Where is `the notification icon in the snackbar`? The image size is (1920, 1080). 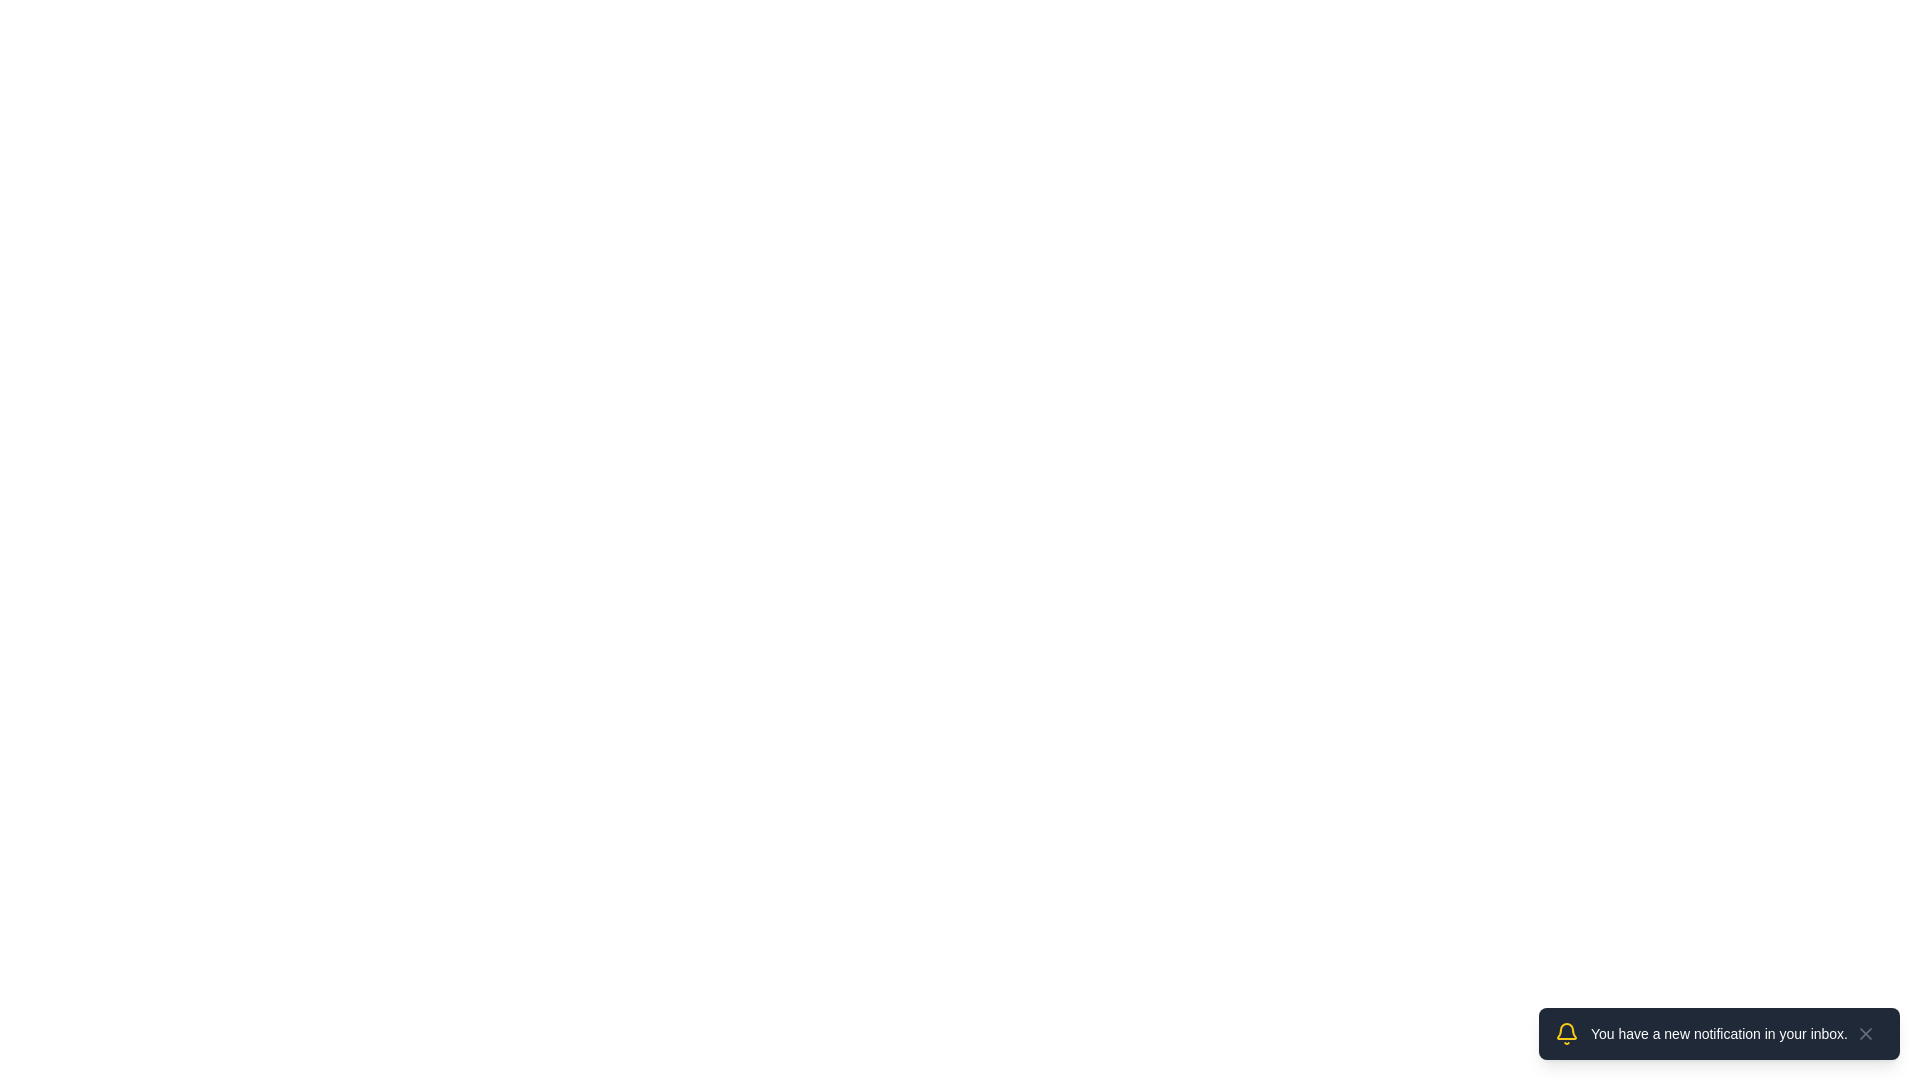
the notification icon in the snackbar is located at coordinates (1564, 1033).